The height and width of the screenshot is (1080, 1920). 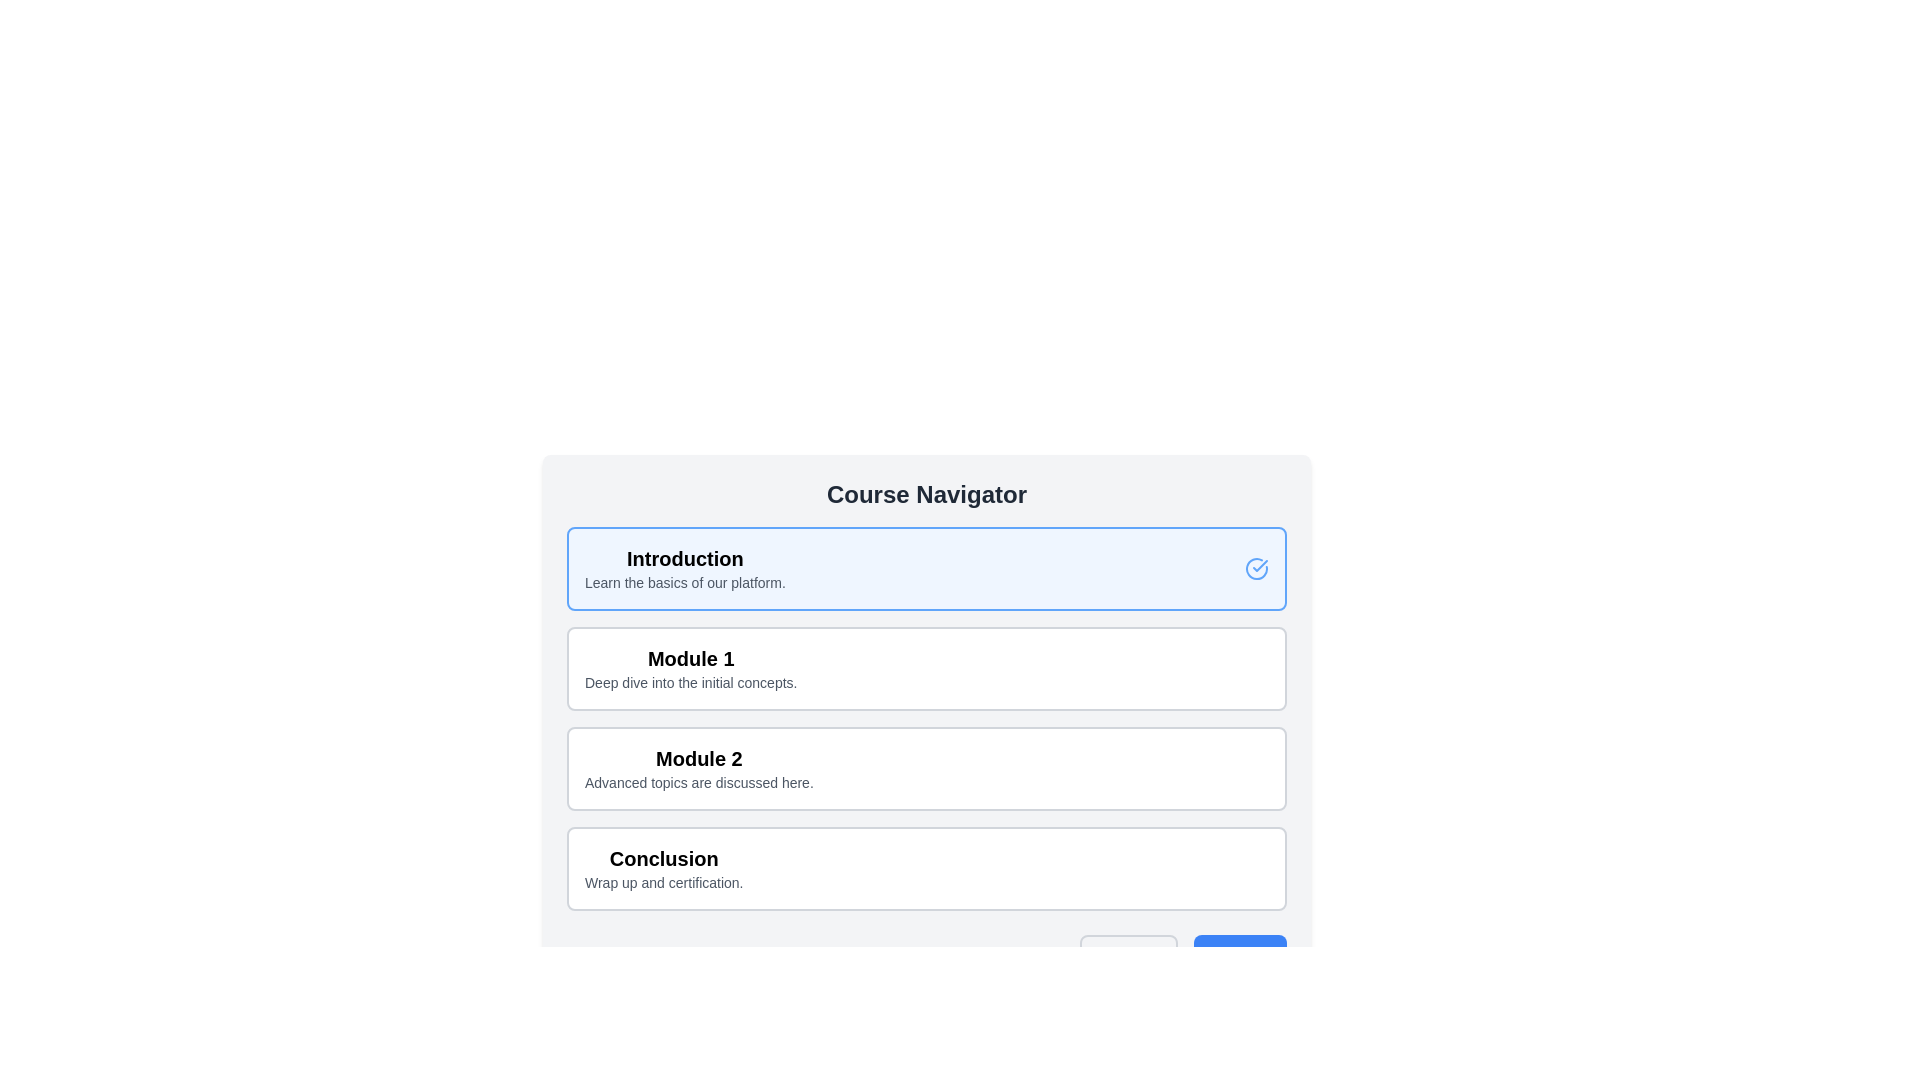 What do you see at coordinates (1239, 955) in the screenshot?
I see `the Next button to navigate` at bounding box center [1239, 955].